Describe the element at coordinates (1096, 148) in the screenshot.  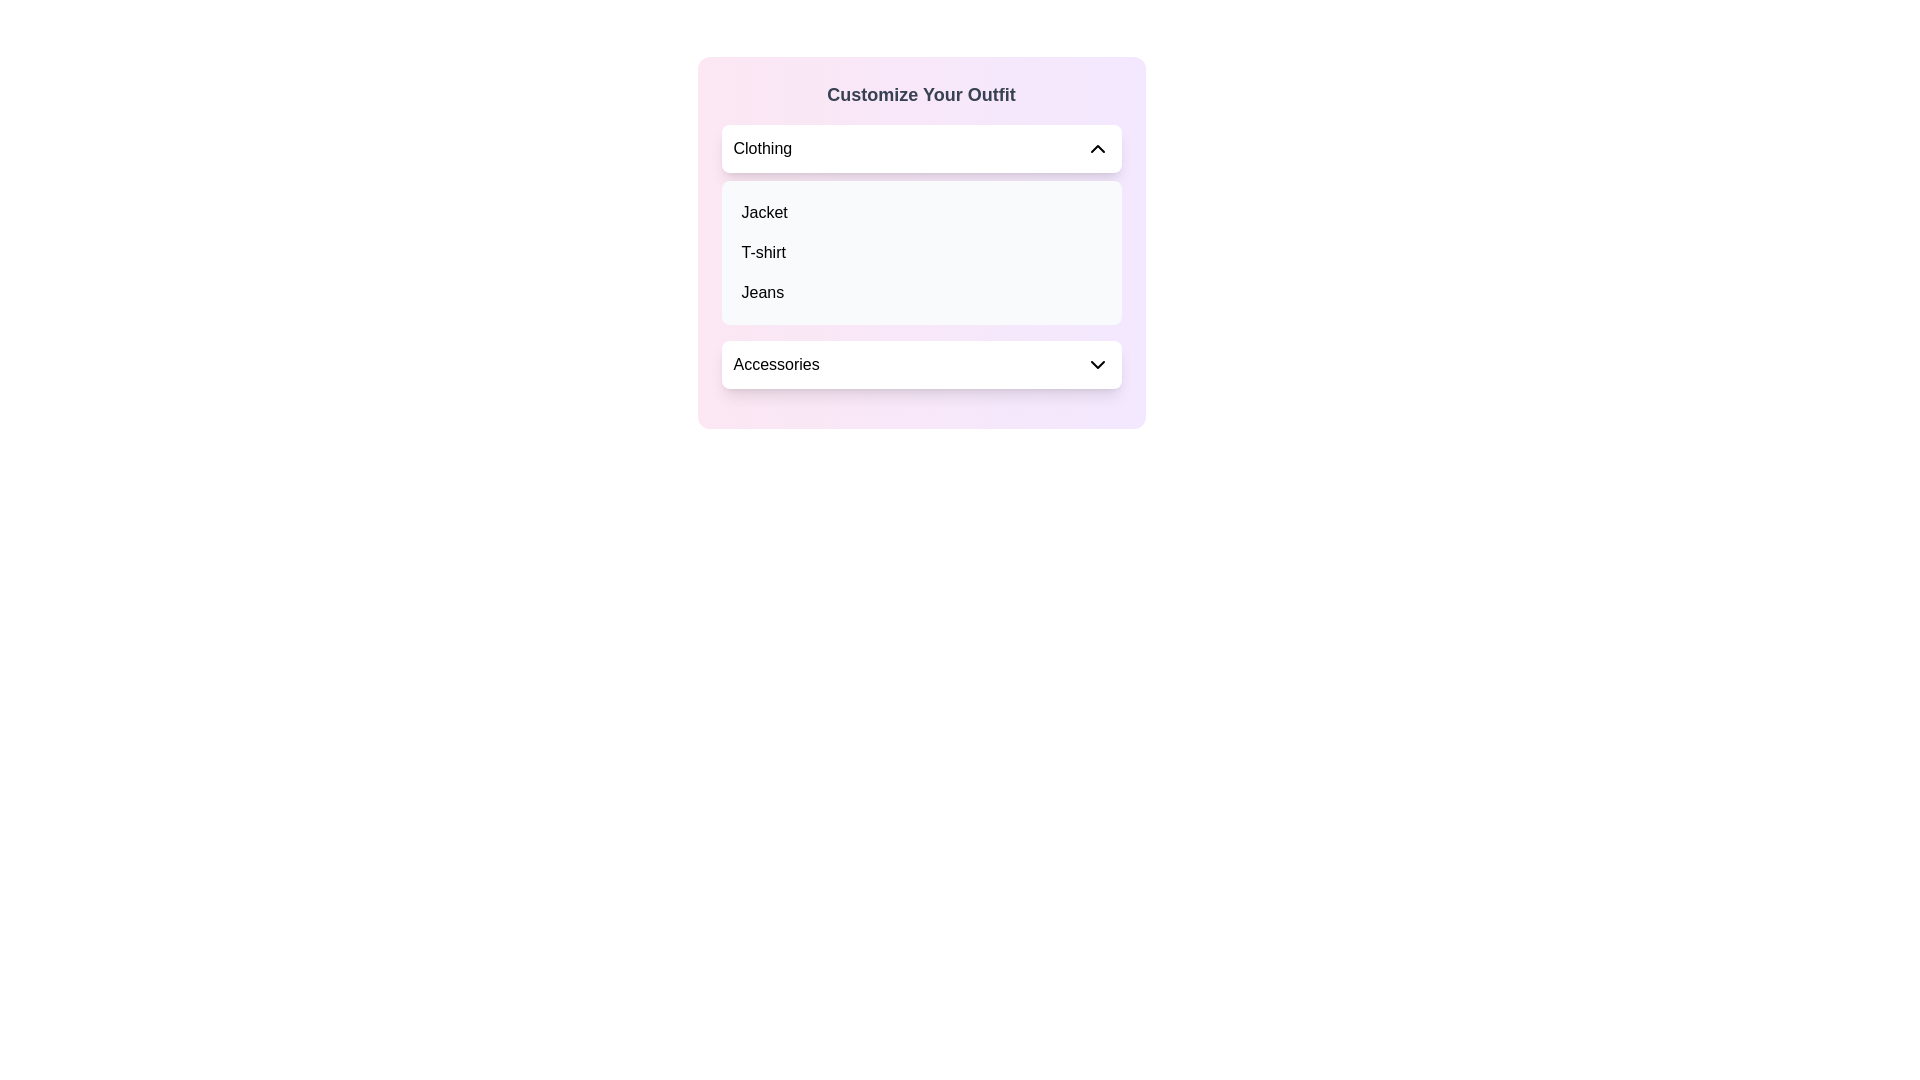
I see `the chevron icon located at the far right of the 'Clothing' dropdown area` at that location.